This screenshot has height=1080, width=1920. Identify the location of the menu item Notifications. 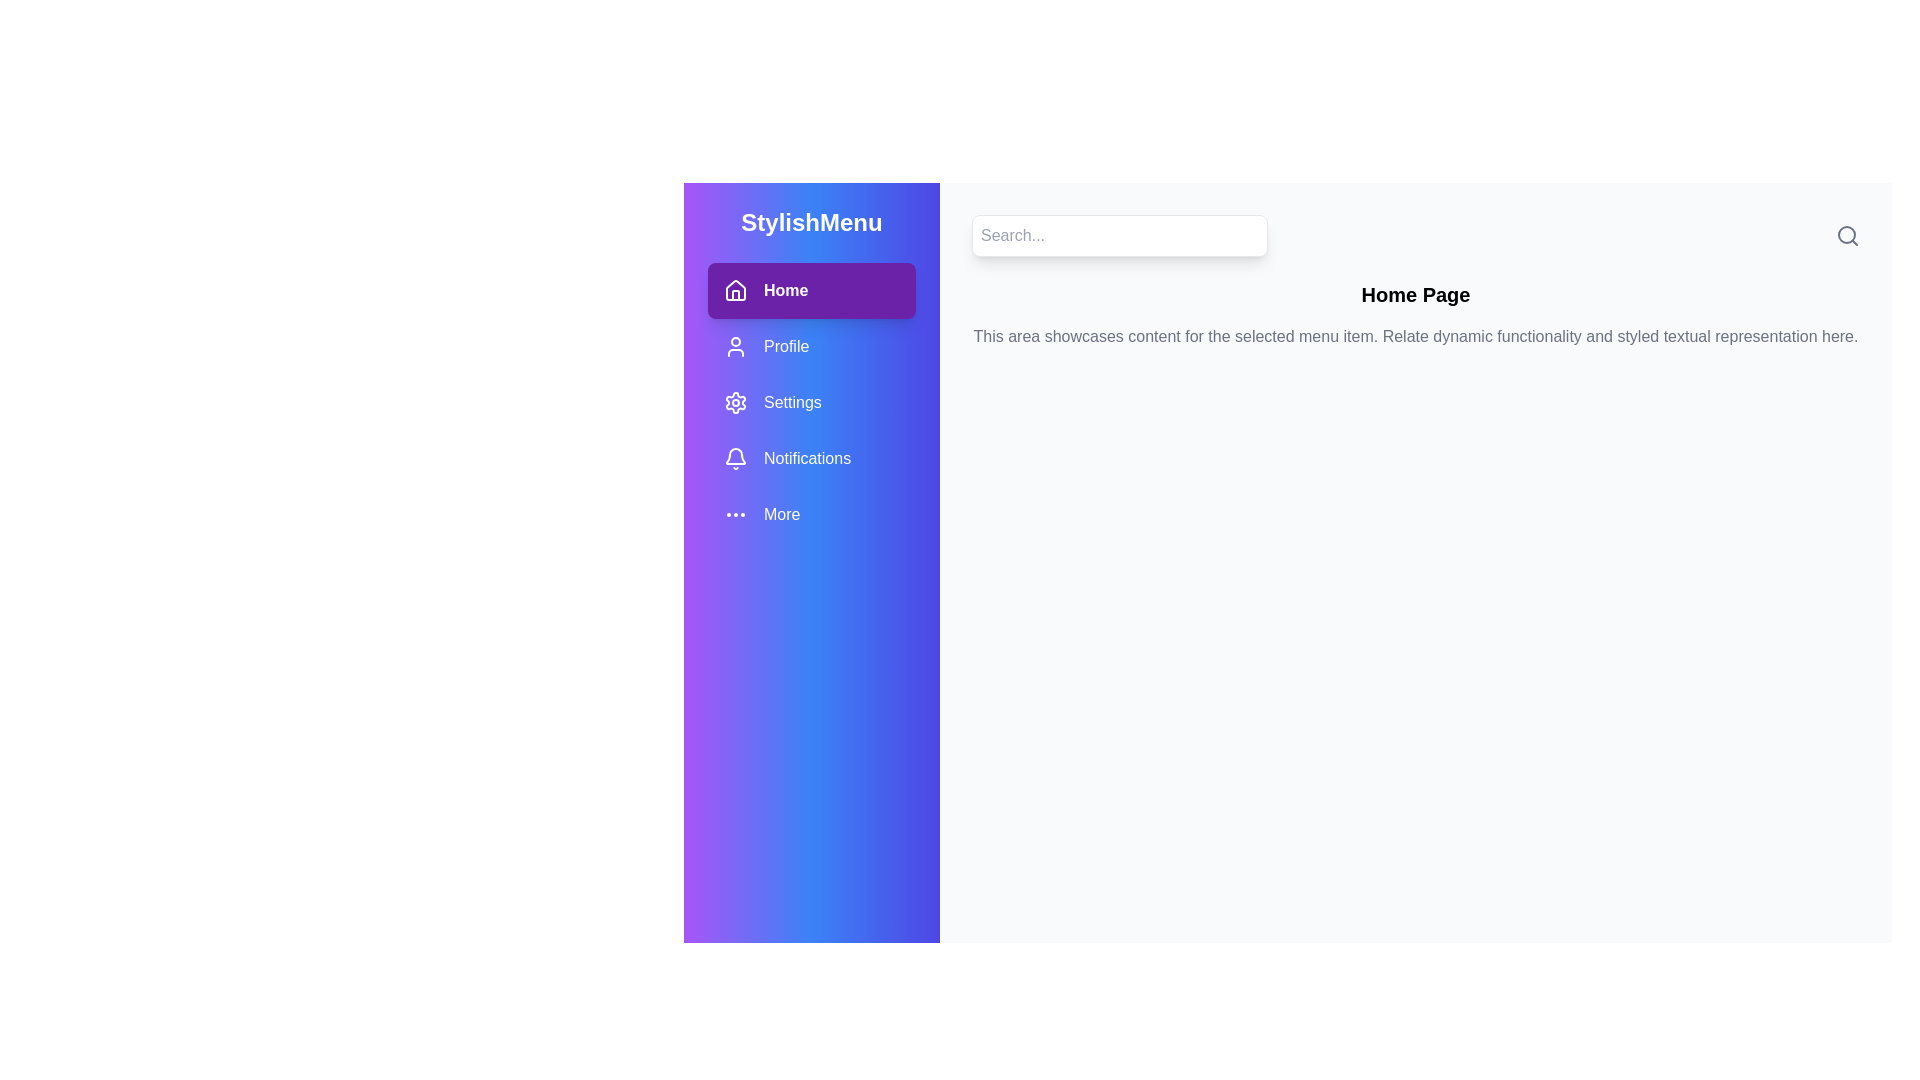
(811, 459).